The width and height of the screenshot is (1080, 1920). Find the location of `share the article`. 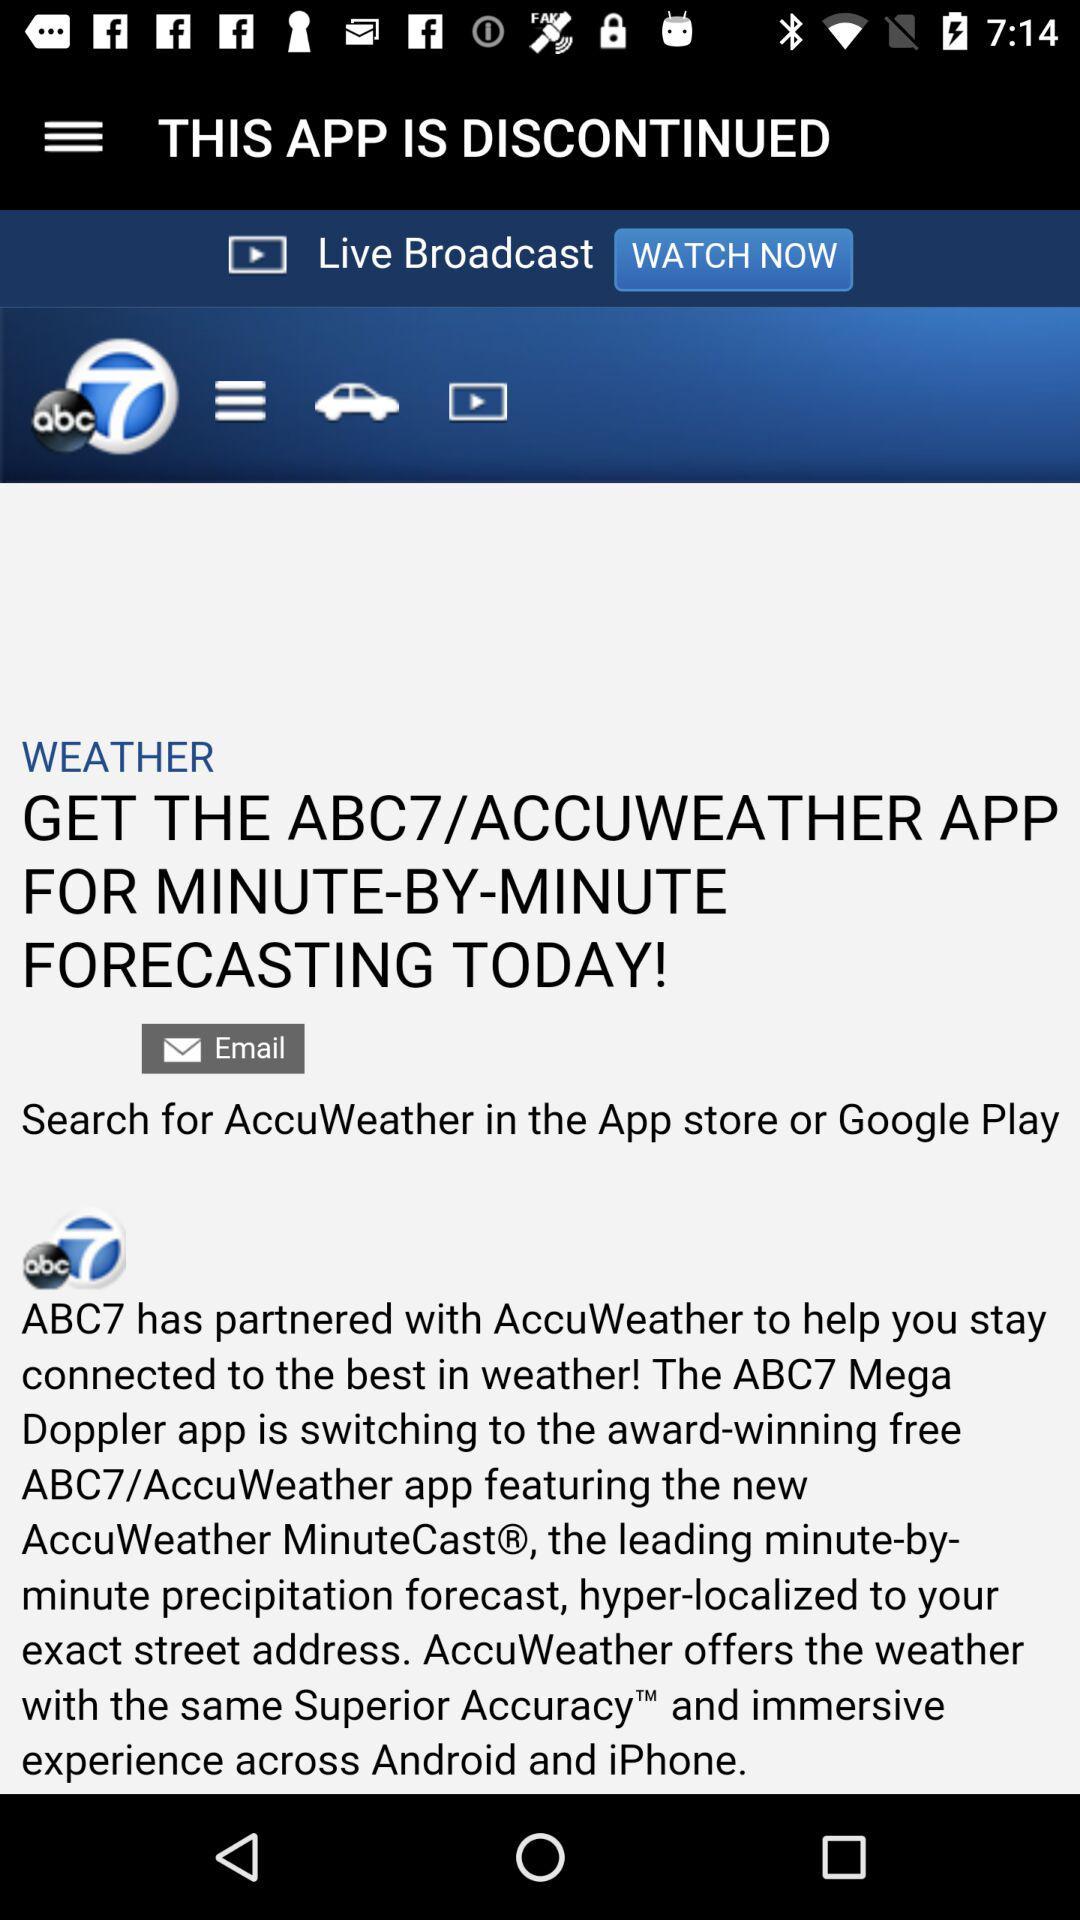

share the article is located at coordinates (540, 1002).